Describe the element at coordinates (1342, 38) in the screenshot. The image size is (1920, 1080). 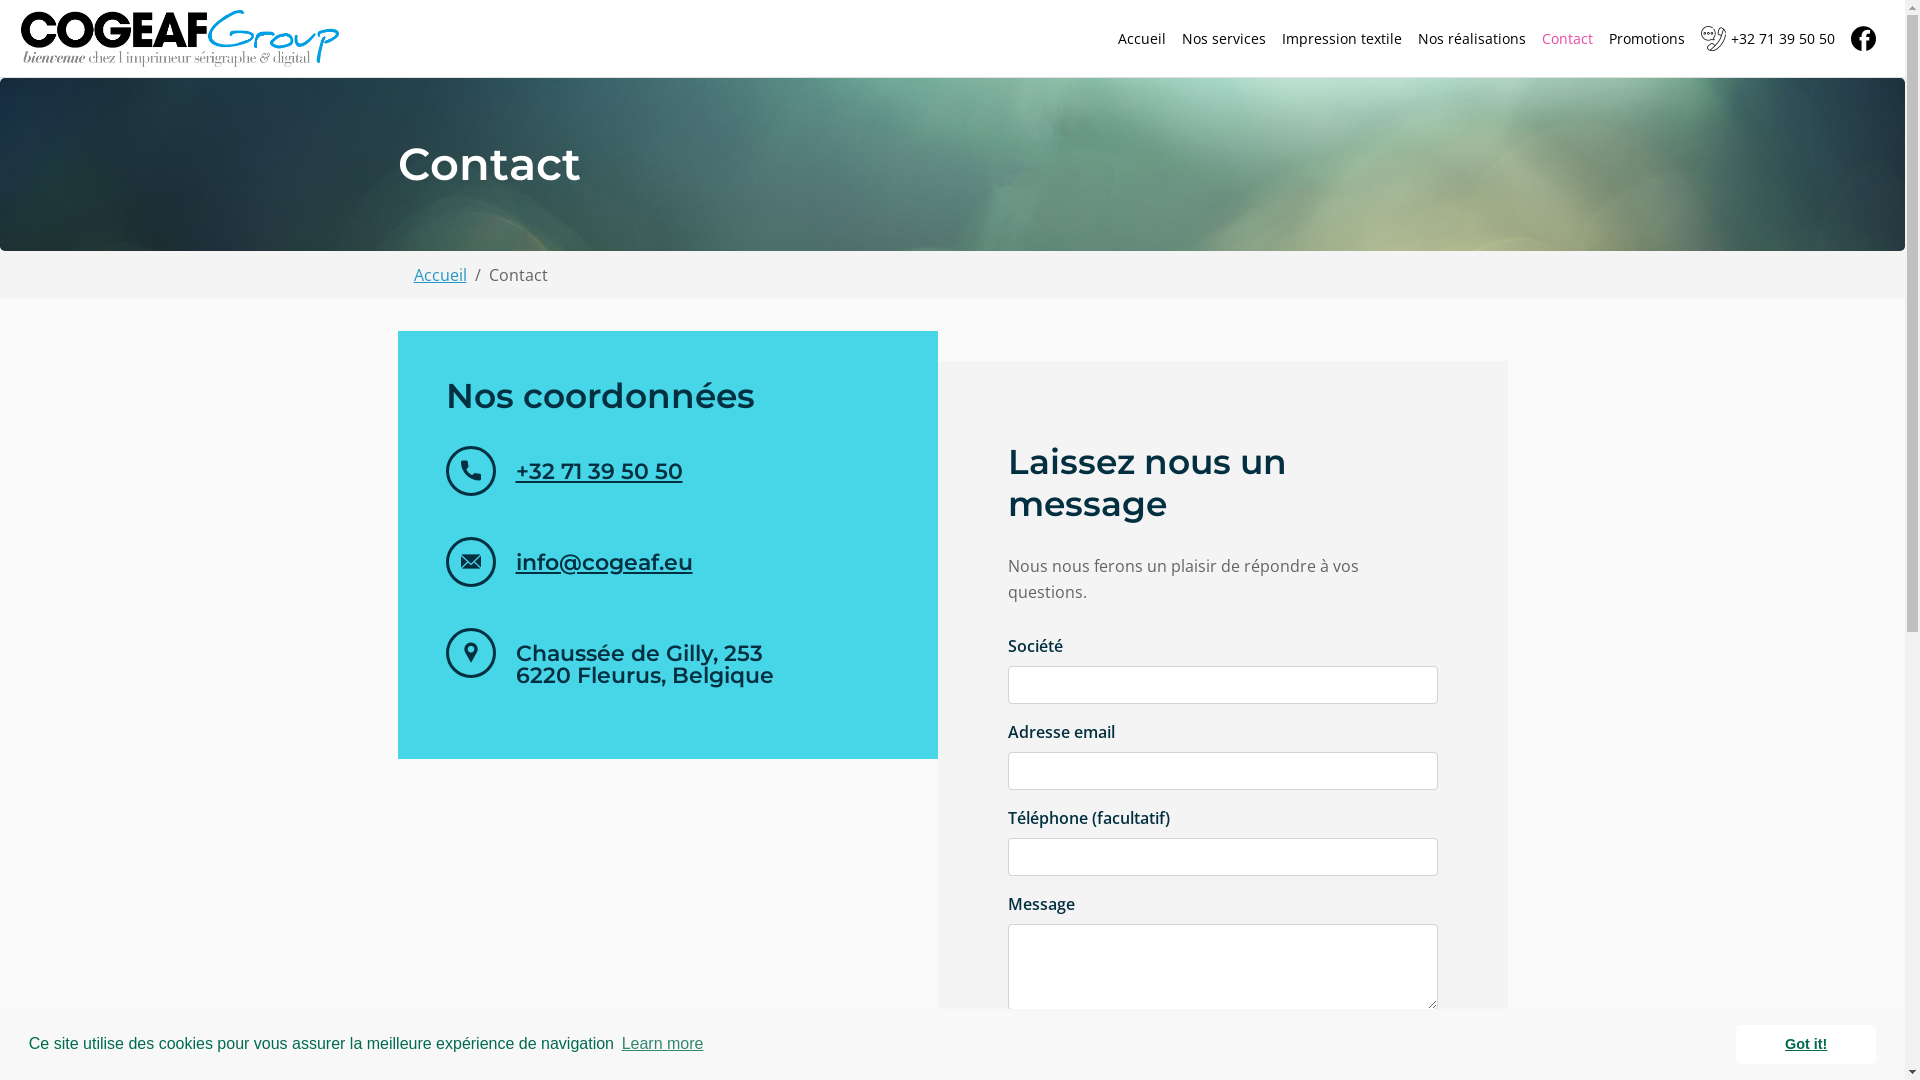
I see `'Impression textile'` at that location.